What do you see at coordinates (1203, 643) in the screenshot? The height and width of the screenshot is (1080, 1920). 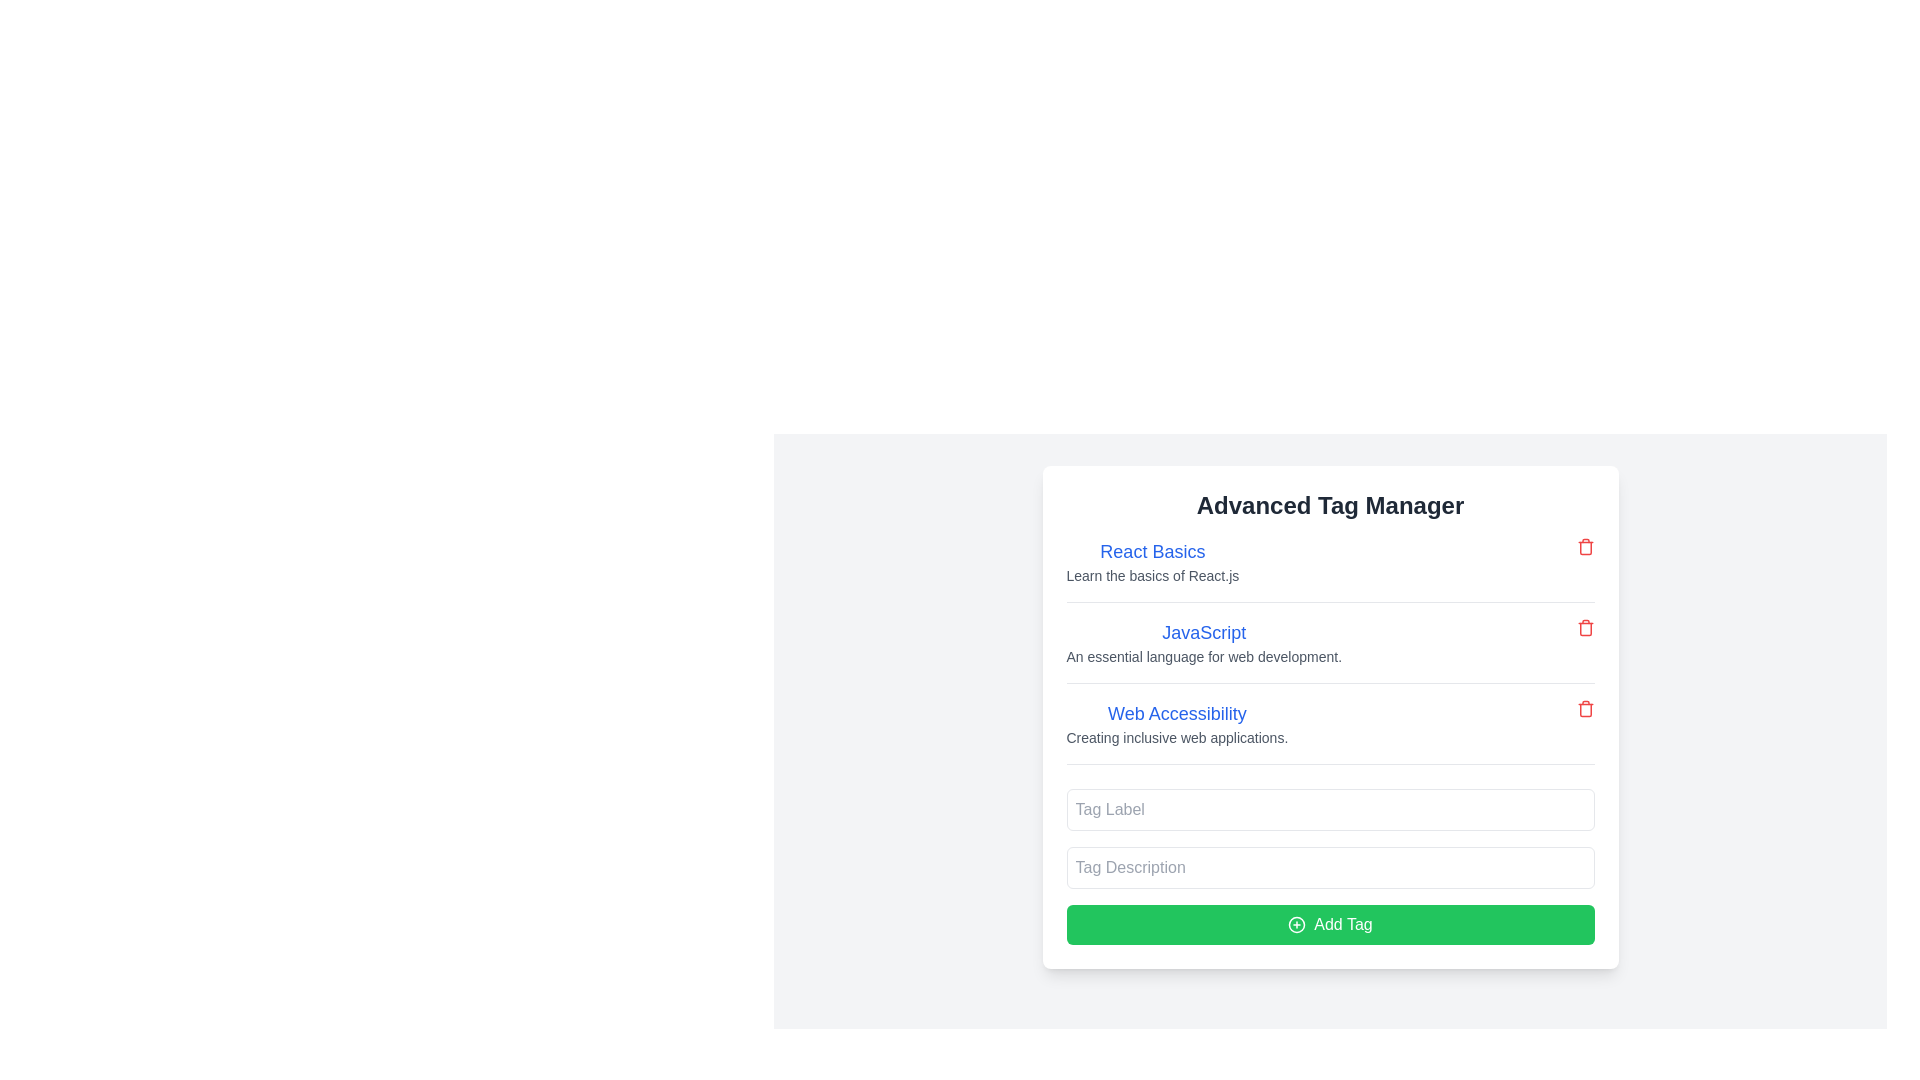 I see `the Text block labeled 'JavaScript' in the 'Advanced Tag Manager' section, which contains a larger blue title and a smaller gray description` at bounding box center [1203, 643].